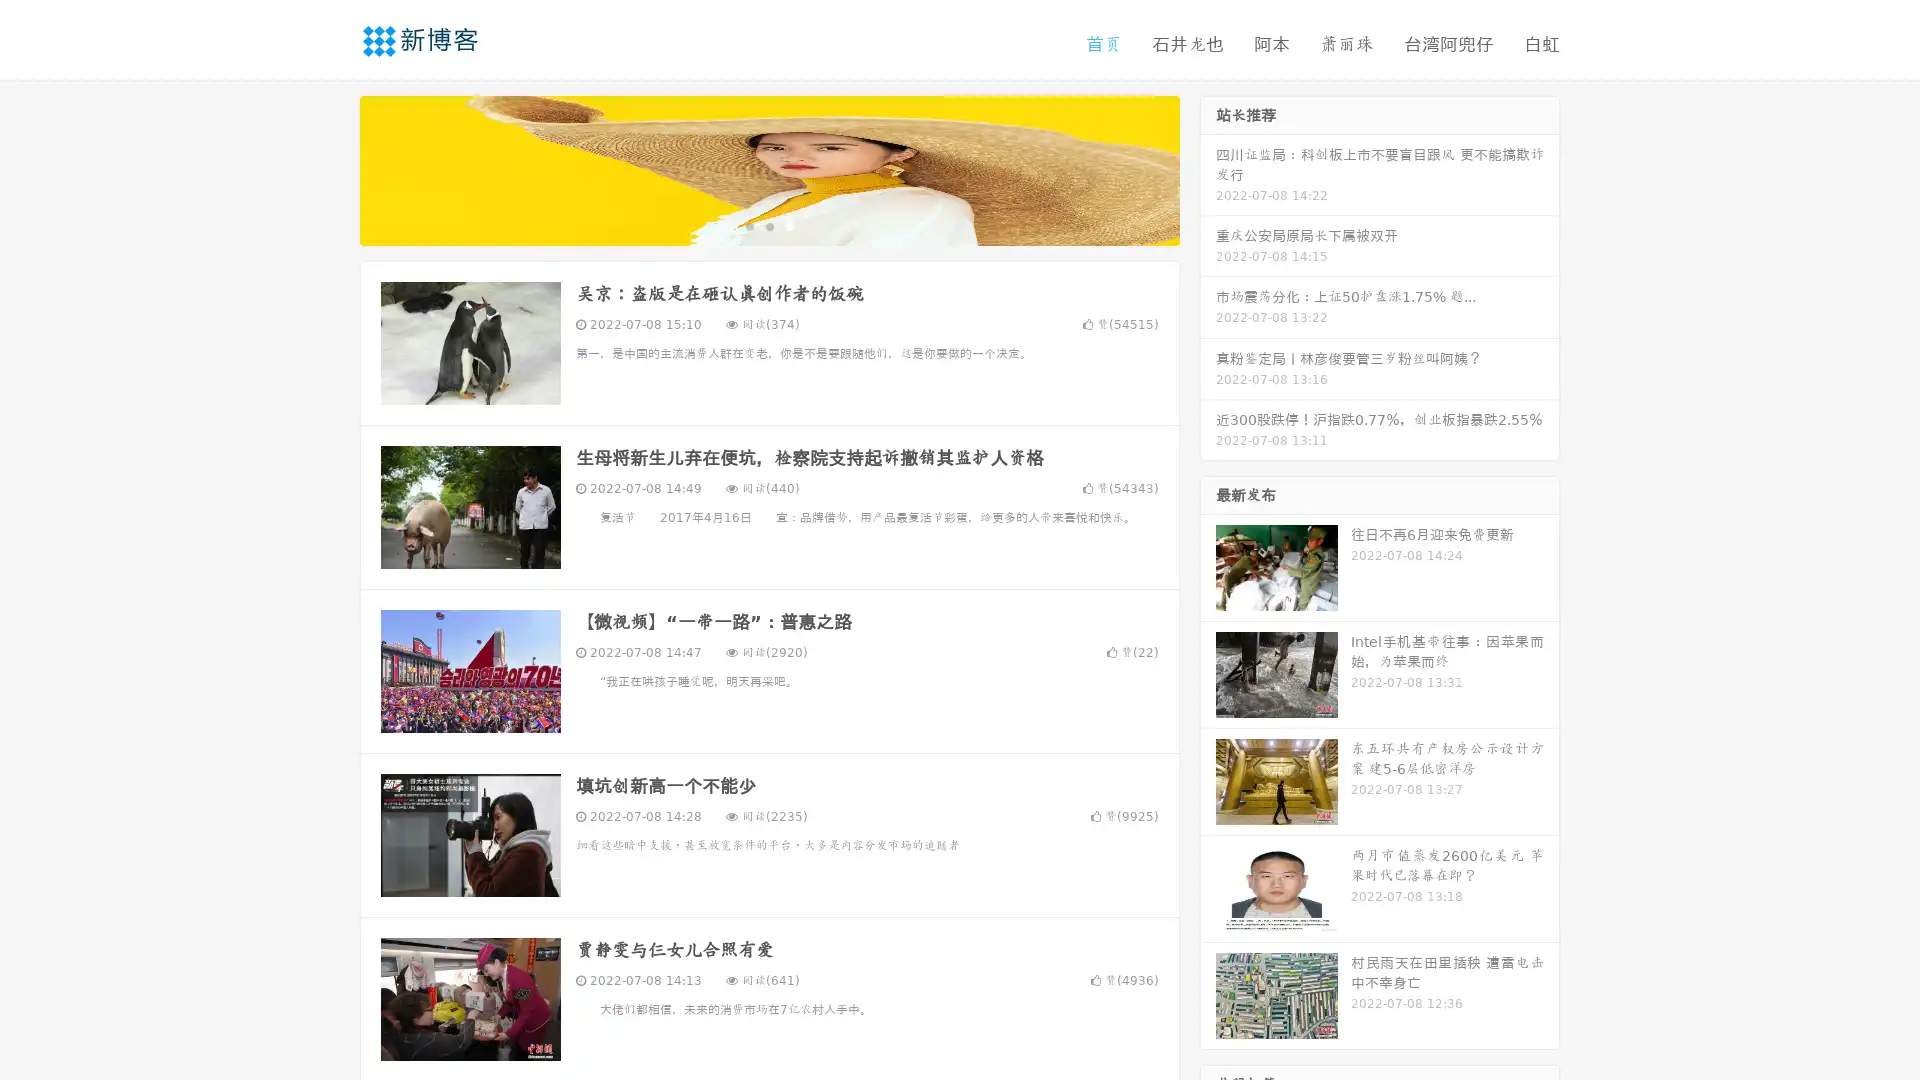 The width and height of the screenshot is (1920, 1080). What do you see at coordinates (330, 168) in the screenshot?
I see `Previous slide` at bounding box center [330, 168].